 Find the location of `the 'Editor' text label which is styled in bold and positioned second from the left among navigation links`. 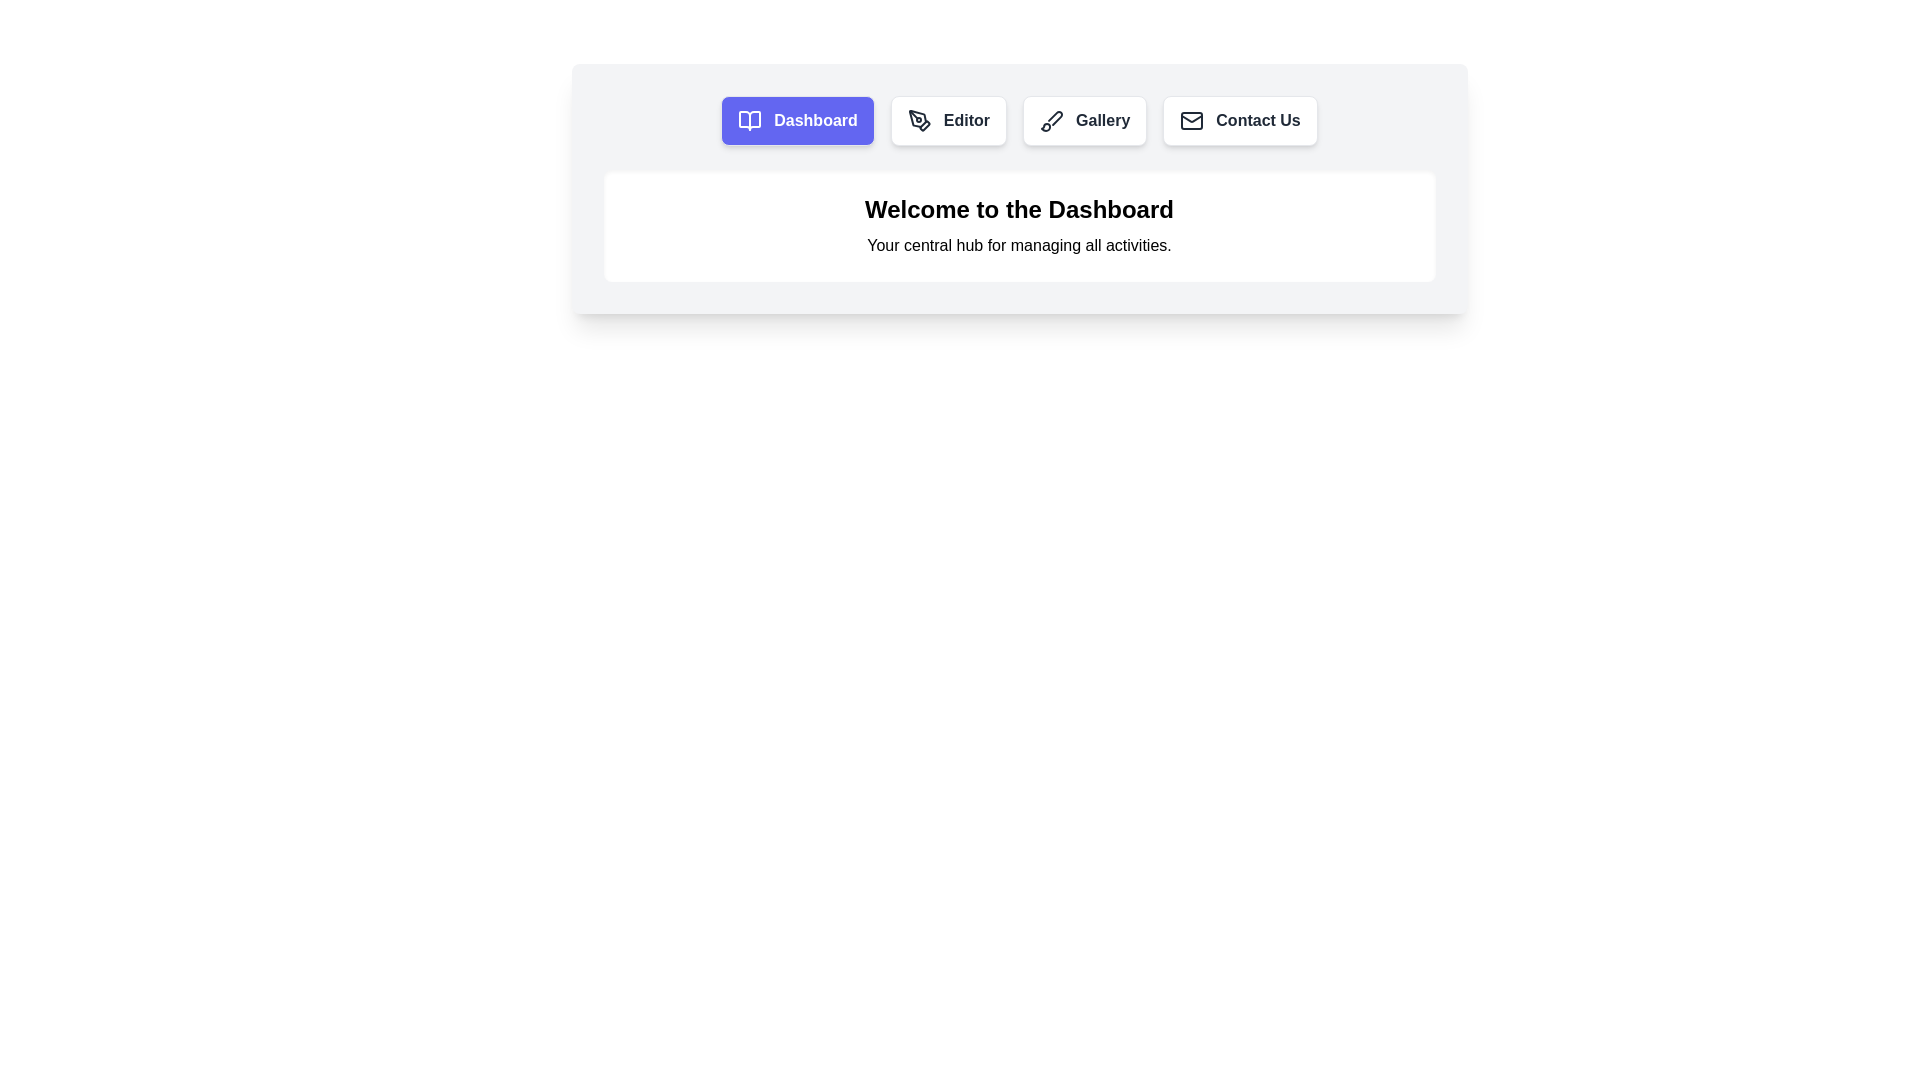

the 'Editor' text label which is styled in bold and positioned second from the left among navigation links is located at coordinates (966, 120).